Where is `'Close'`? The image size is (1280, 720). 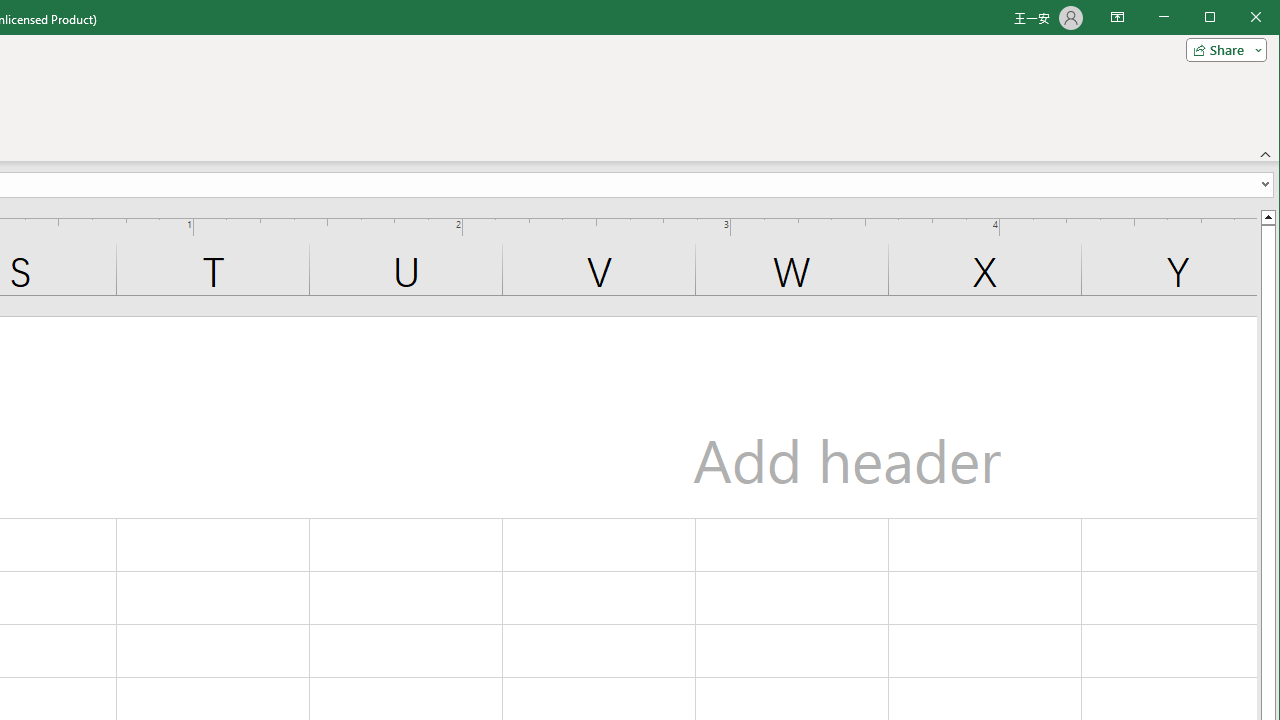 'Close' is located at coordinates (1260, 19).